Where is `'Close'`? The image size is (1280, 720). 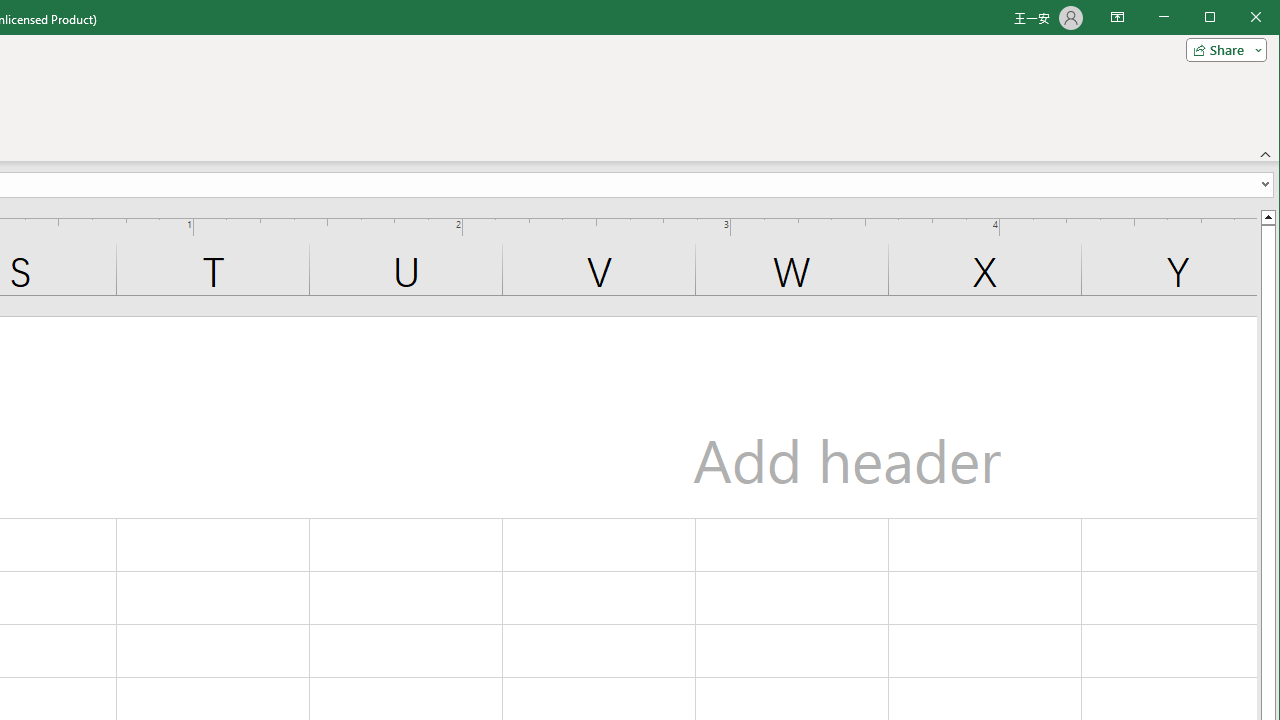 'Close' is located at coordinates (1260, 19).